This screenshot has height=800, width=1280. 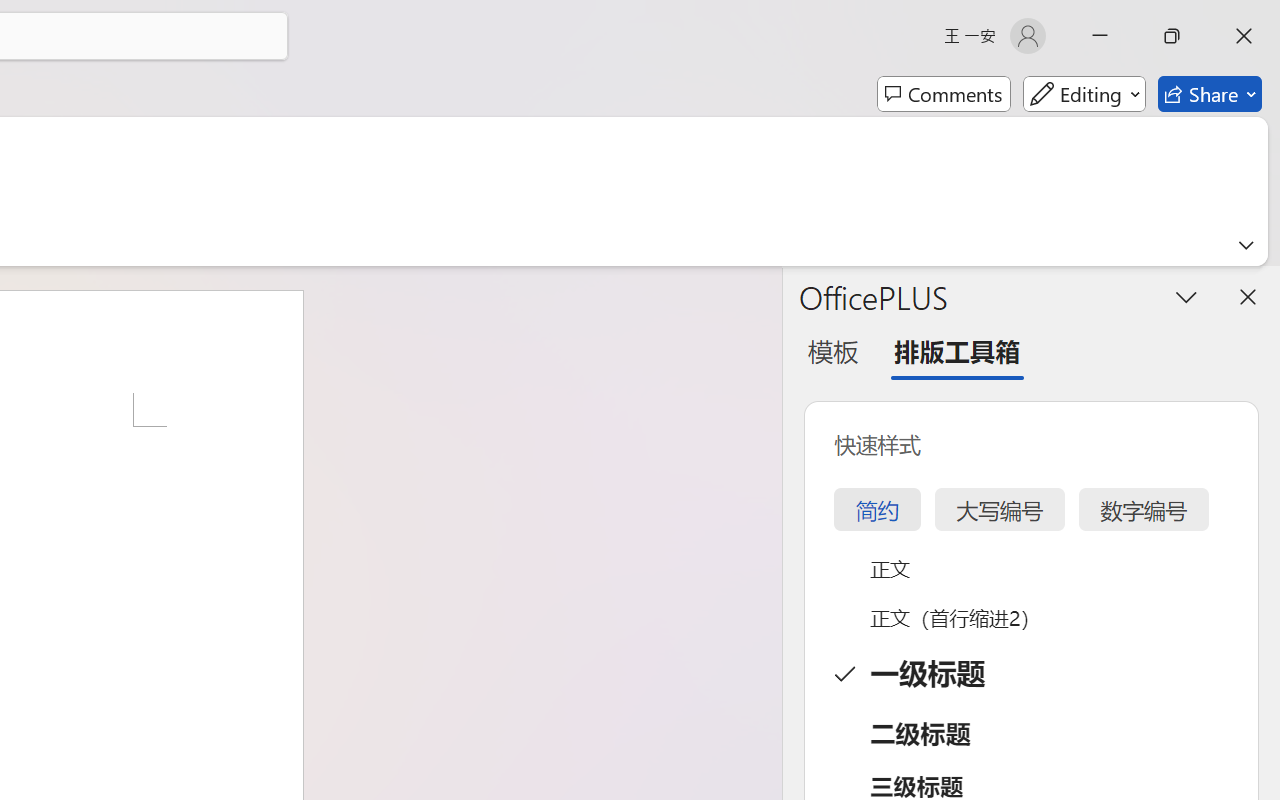 I want to click on 'Task Pane Options', so click(x=1187, y=296).